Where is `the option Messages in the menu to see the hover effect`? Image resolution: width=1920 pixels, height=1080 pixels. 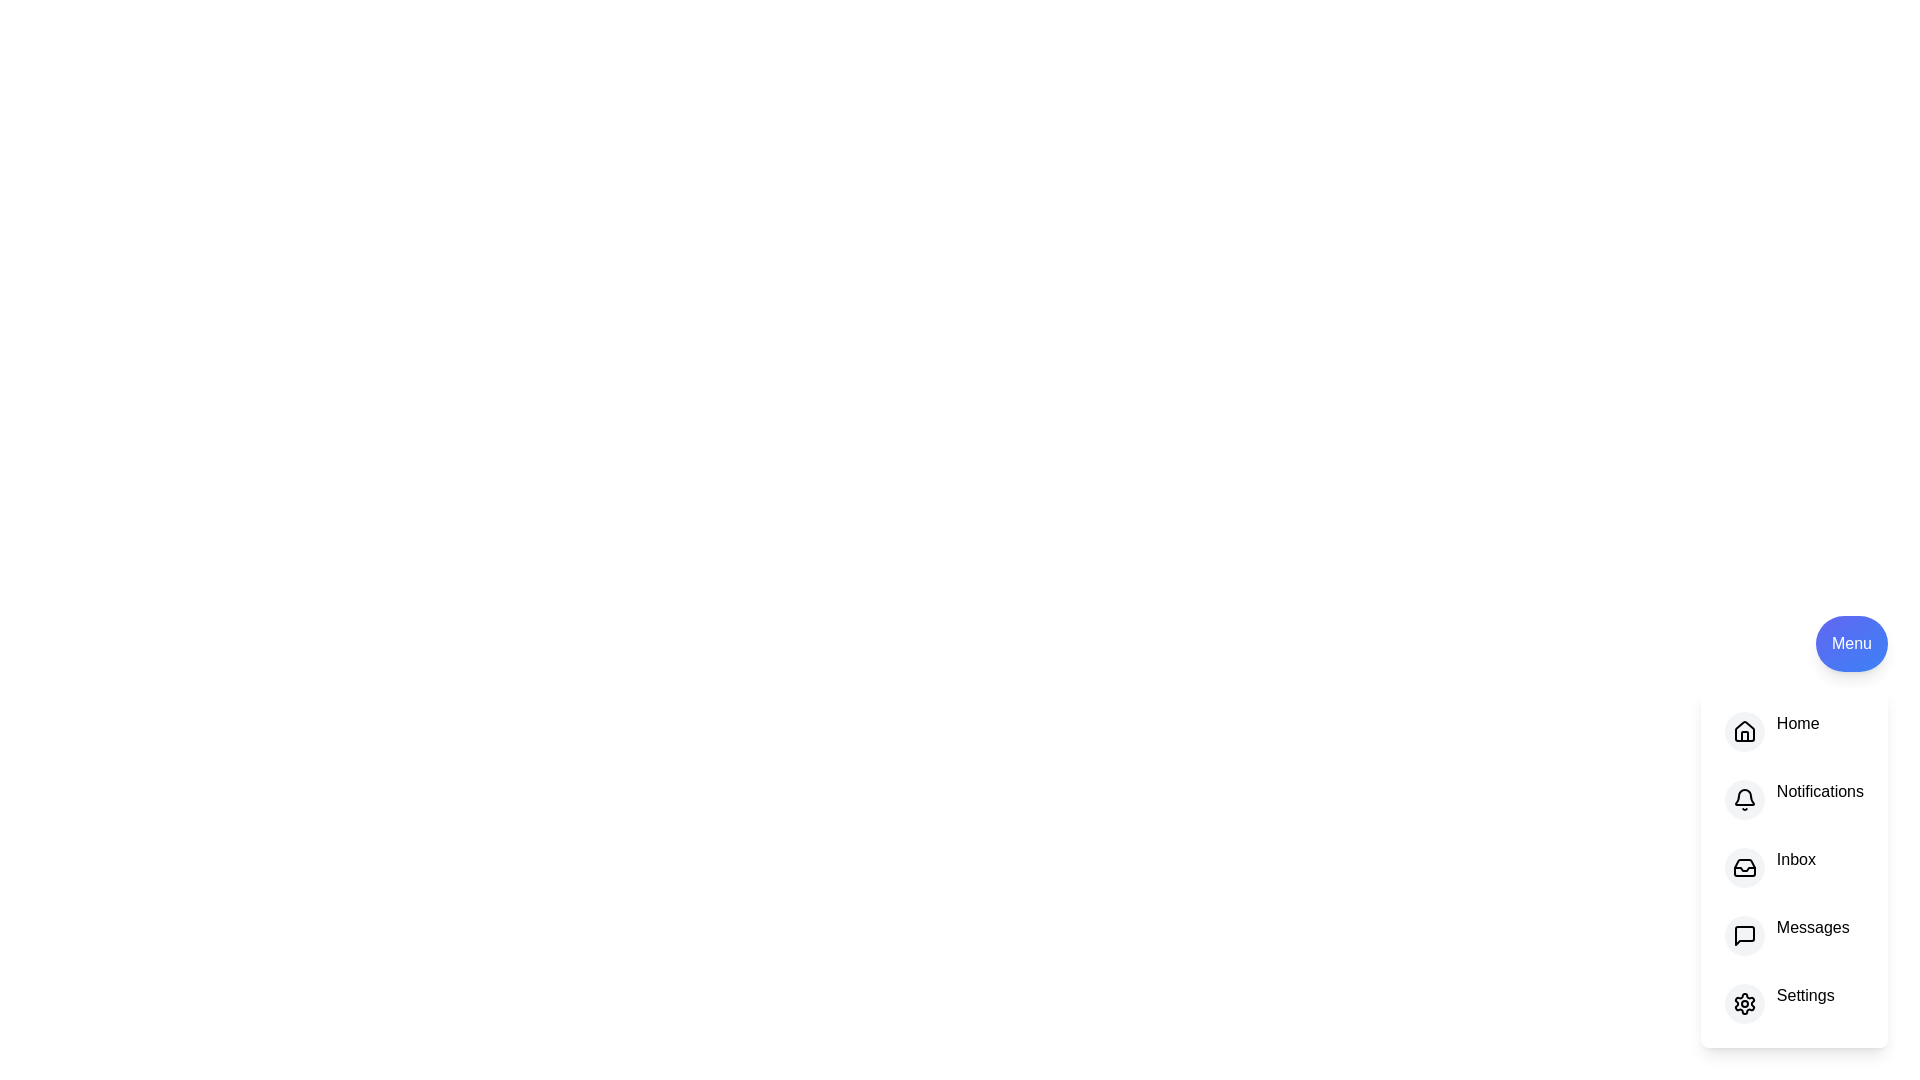 the option Messages in the menu to see the hover effect is located at coordinates (1794, 936).